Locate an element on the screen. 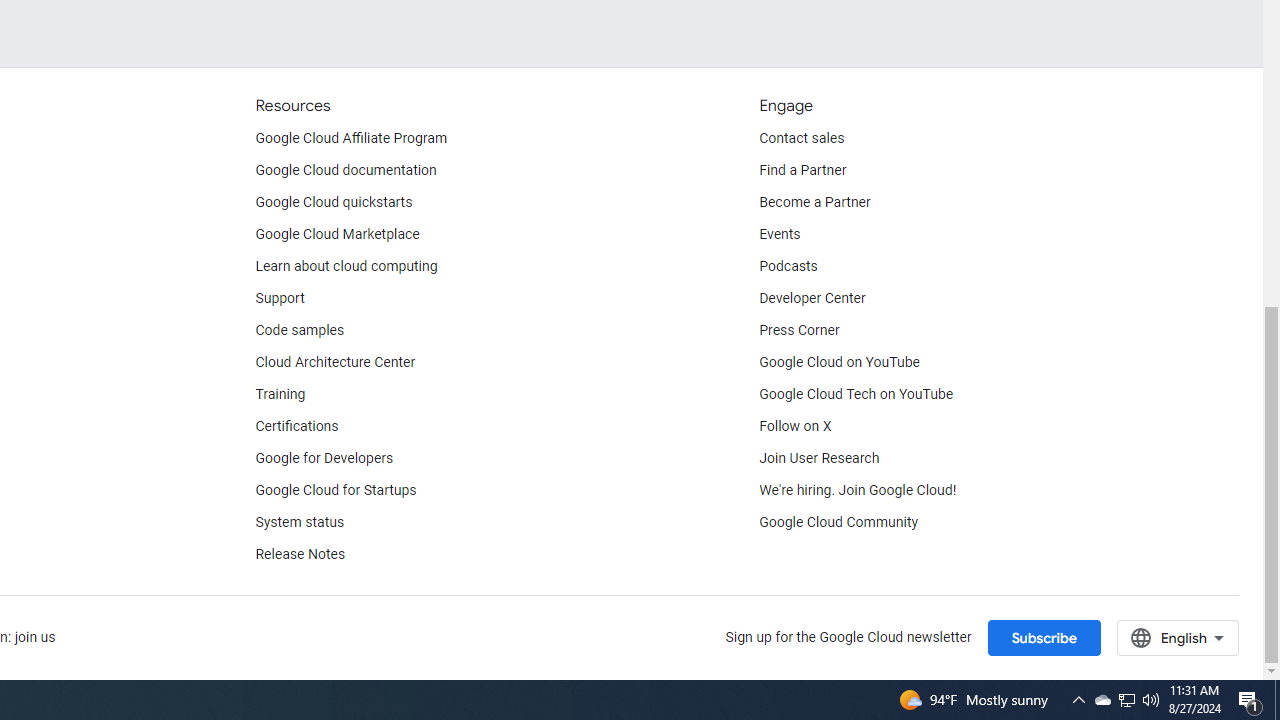 This screenshot has width=1280, height=720. 'Google Cloud Marketplace' is located at coordinates (337, 234).